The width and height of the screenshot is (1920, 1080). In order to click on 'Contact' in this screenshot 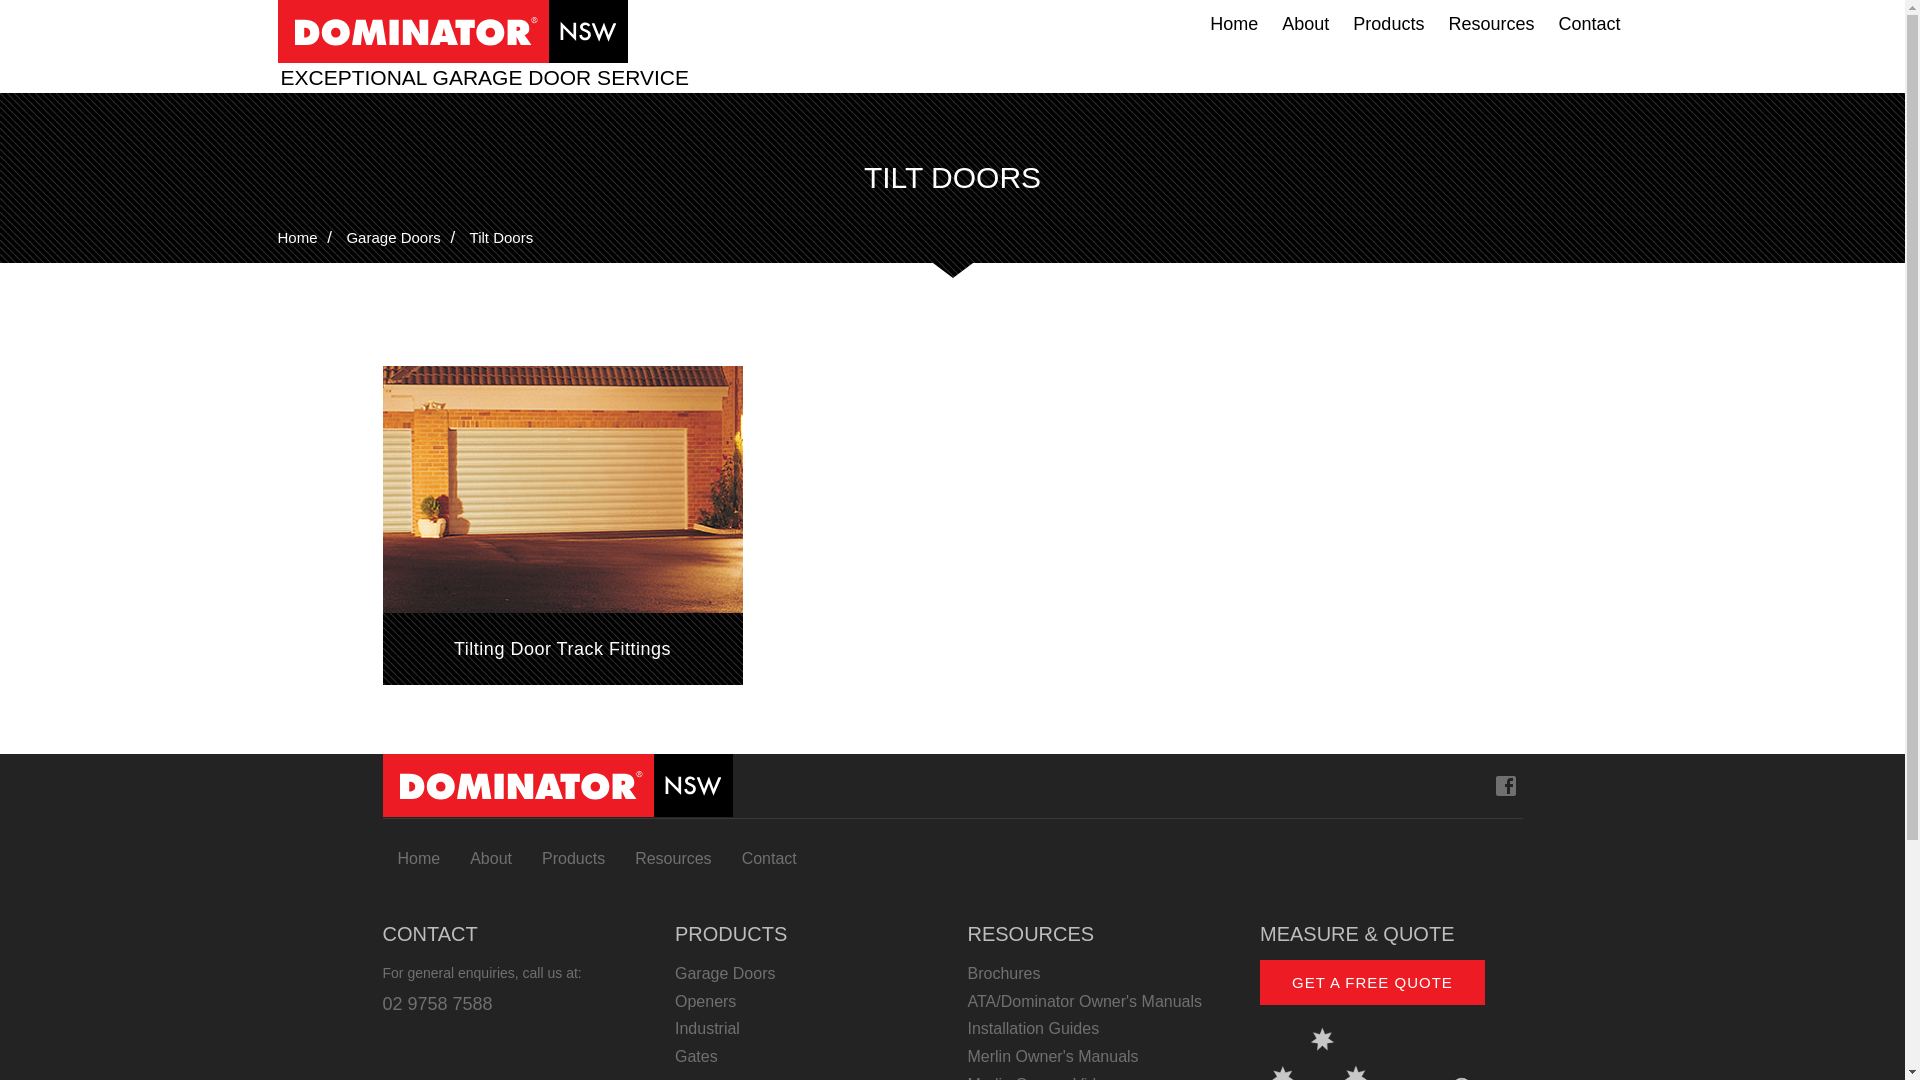, I will do `click(768, 858)`.